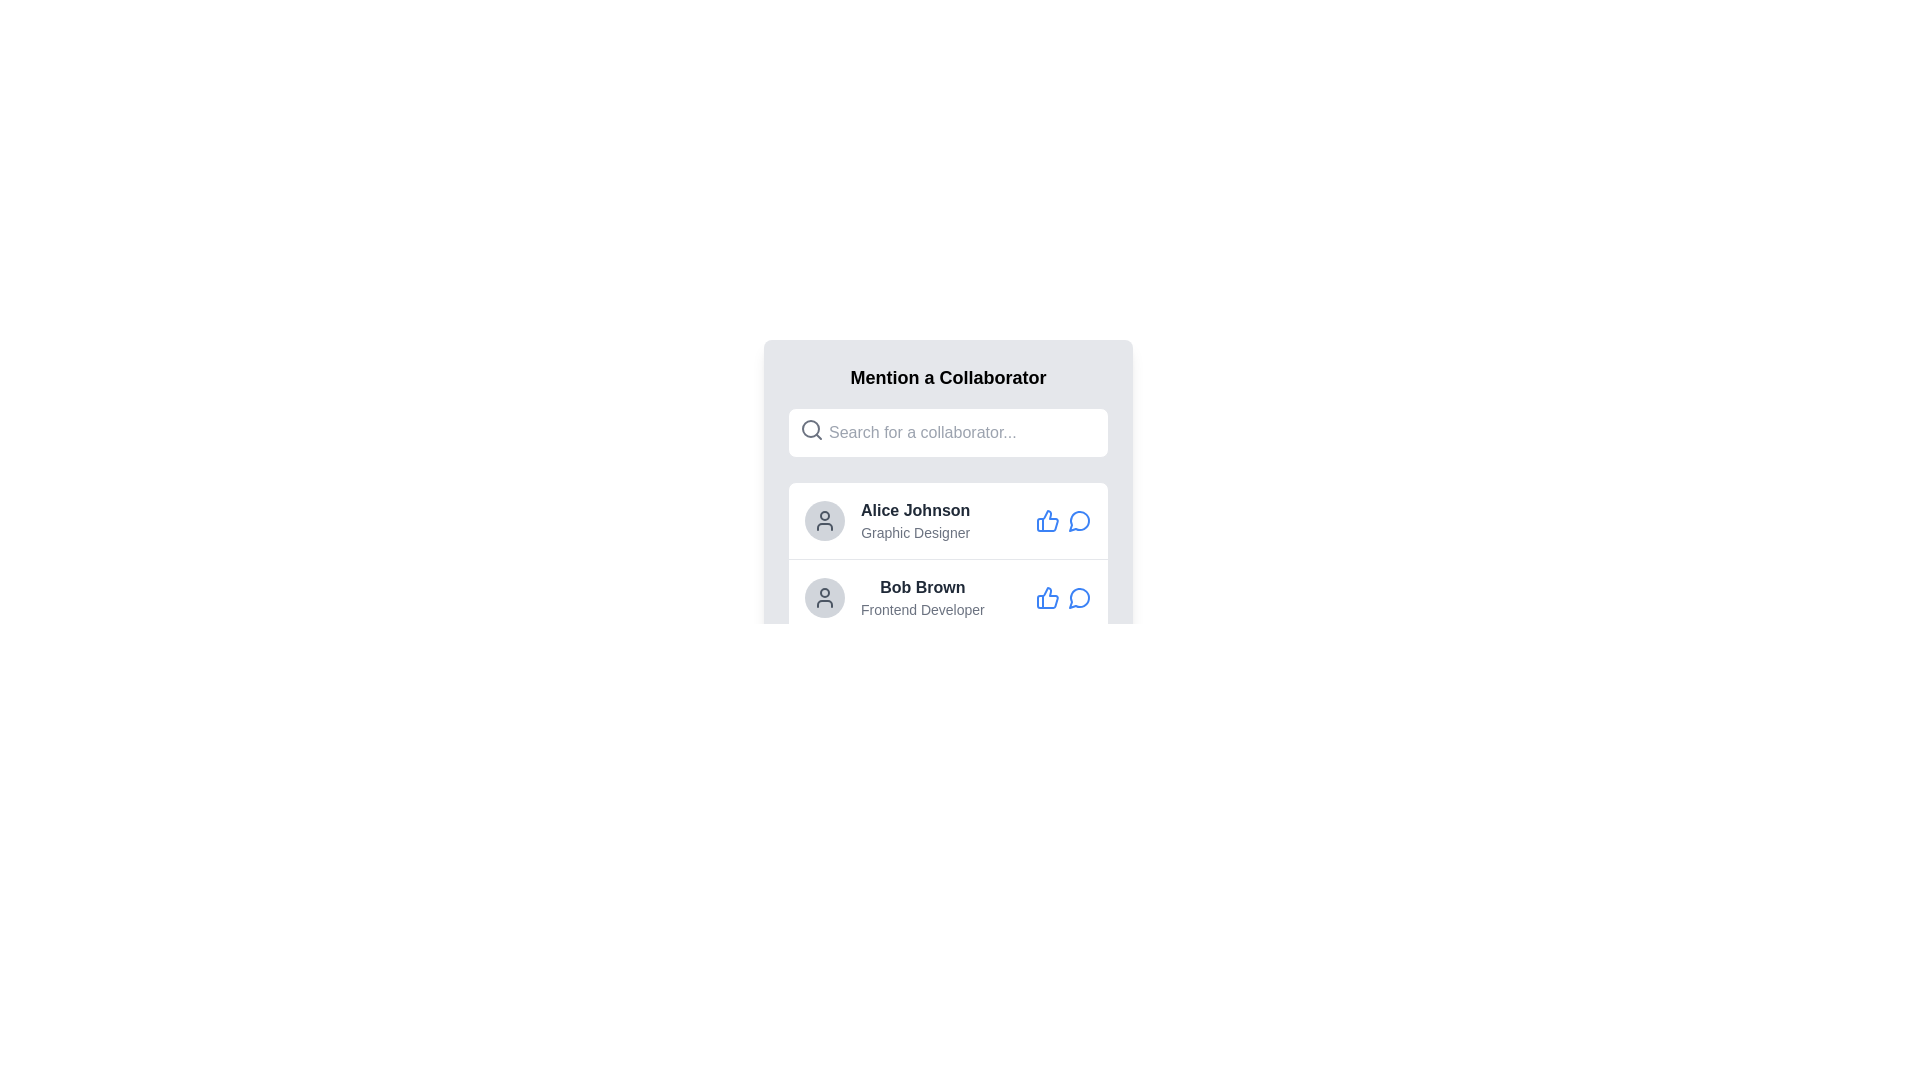 The image size is (1920, 1080). Describe the element at coordinates (914, 531) in the screenshot. I see `text label displaying 'Graphic Designer', which is positioned directly beneath the name 'Alice Johnson' in a vertical list of collaborators` at that location.